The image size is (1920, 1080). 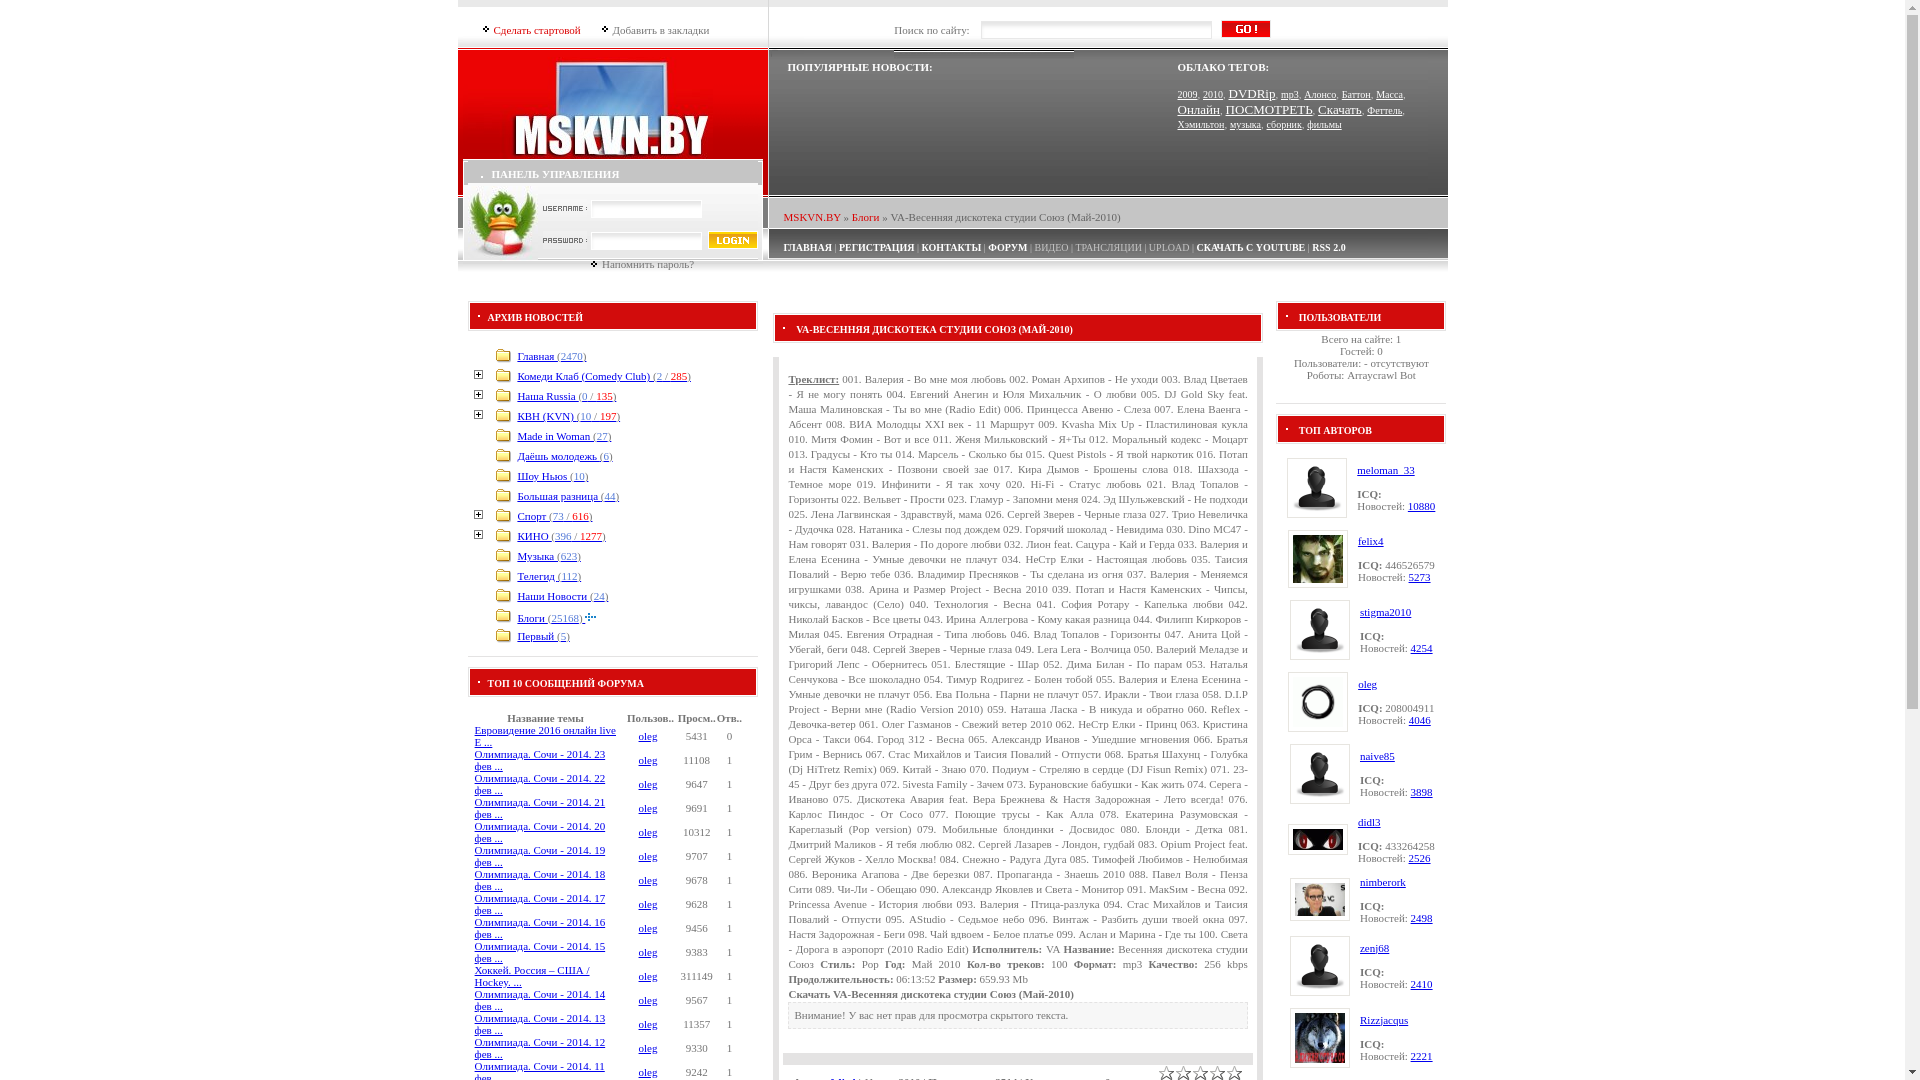 What do you see at coordinates (1250, 93) in the screenshot?
I see `'DVDRip'` at bounding box center [1250, 93].